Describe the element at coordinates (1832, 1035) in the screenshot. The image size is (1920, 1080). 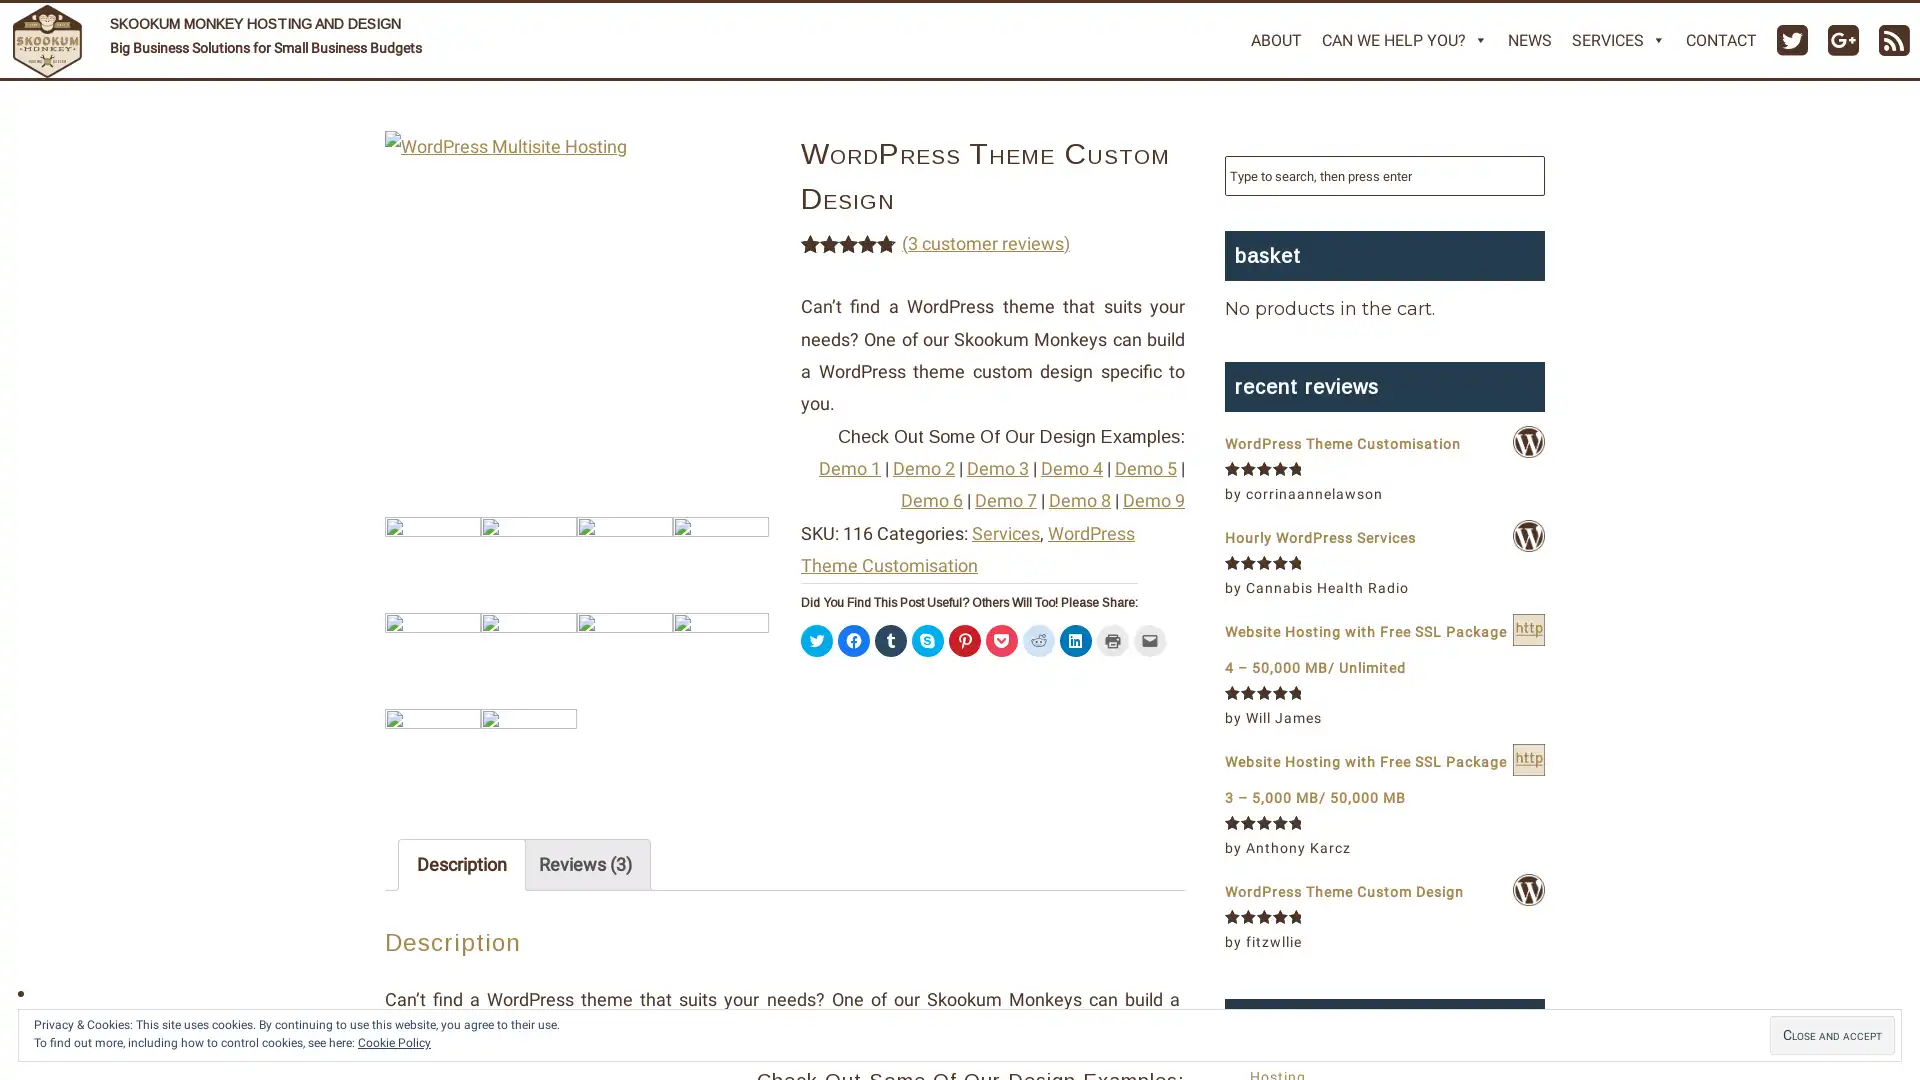
I see `Close and accept` at that location.